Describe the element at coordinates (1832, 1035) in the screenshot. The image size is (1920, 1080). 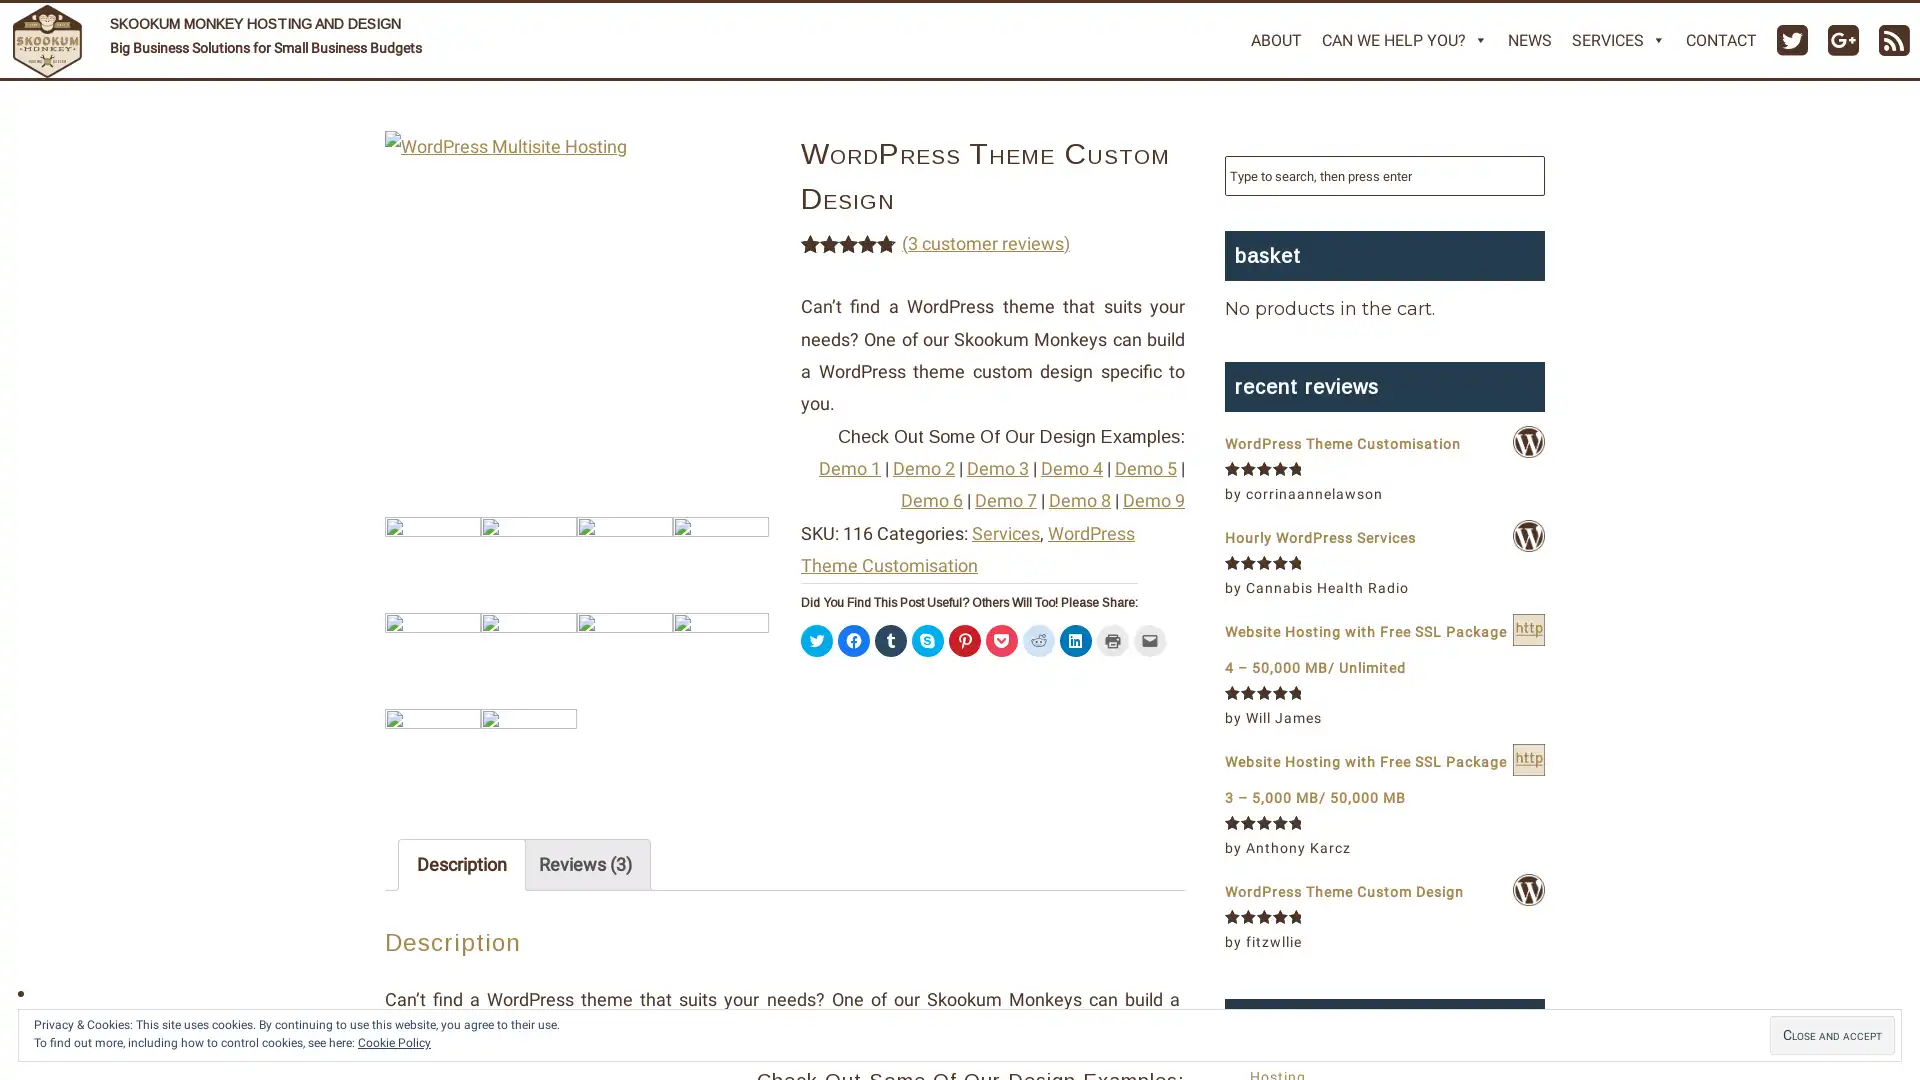
I see `Close and accept` at that location.